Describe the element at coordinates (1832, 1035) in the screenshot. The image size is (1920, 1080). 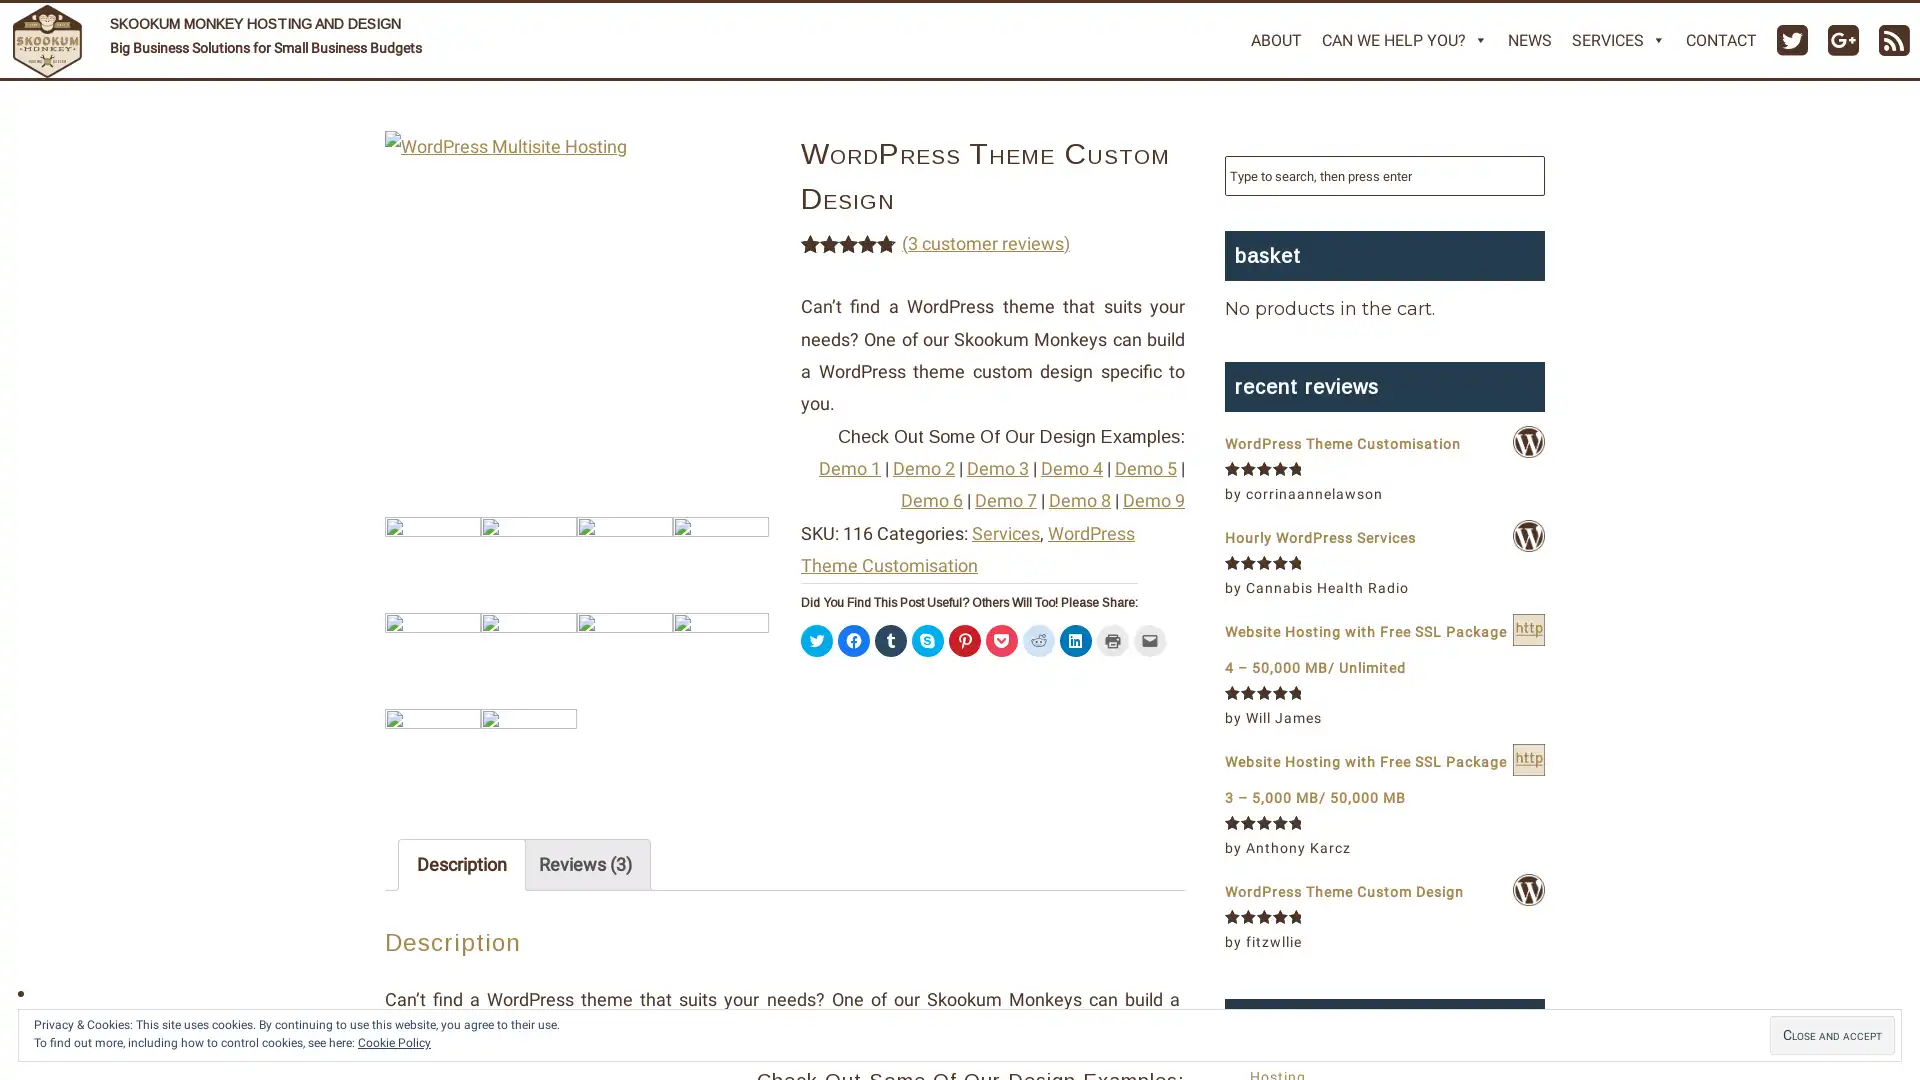
I see `Close and accept` at that location.